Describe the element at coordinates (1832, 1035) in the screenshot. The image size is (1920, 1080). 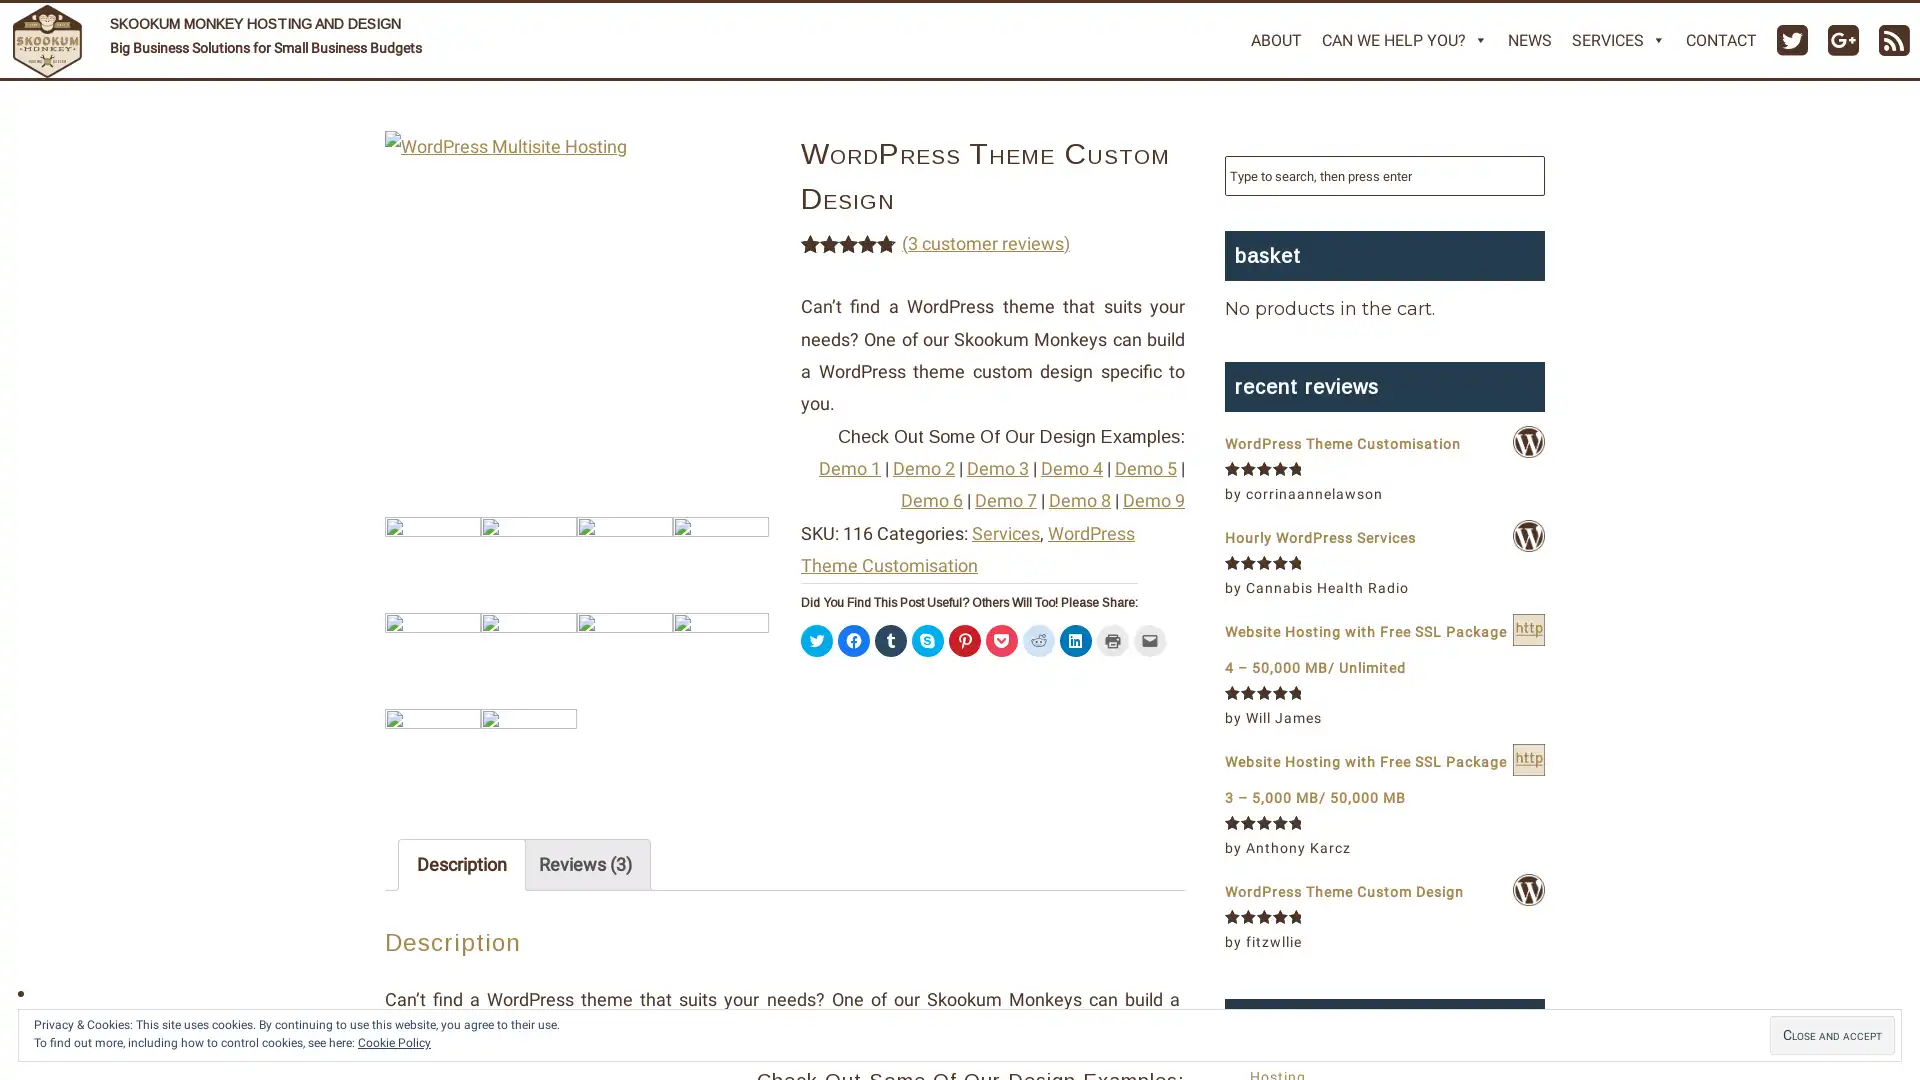
I see `Close and accept` at that location.